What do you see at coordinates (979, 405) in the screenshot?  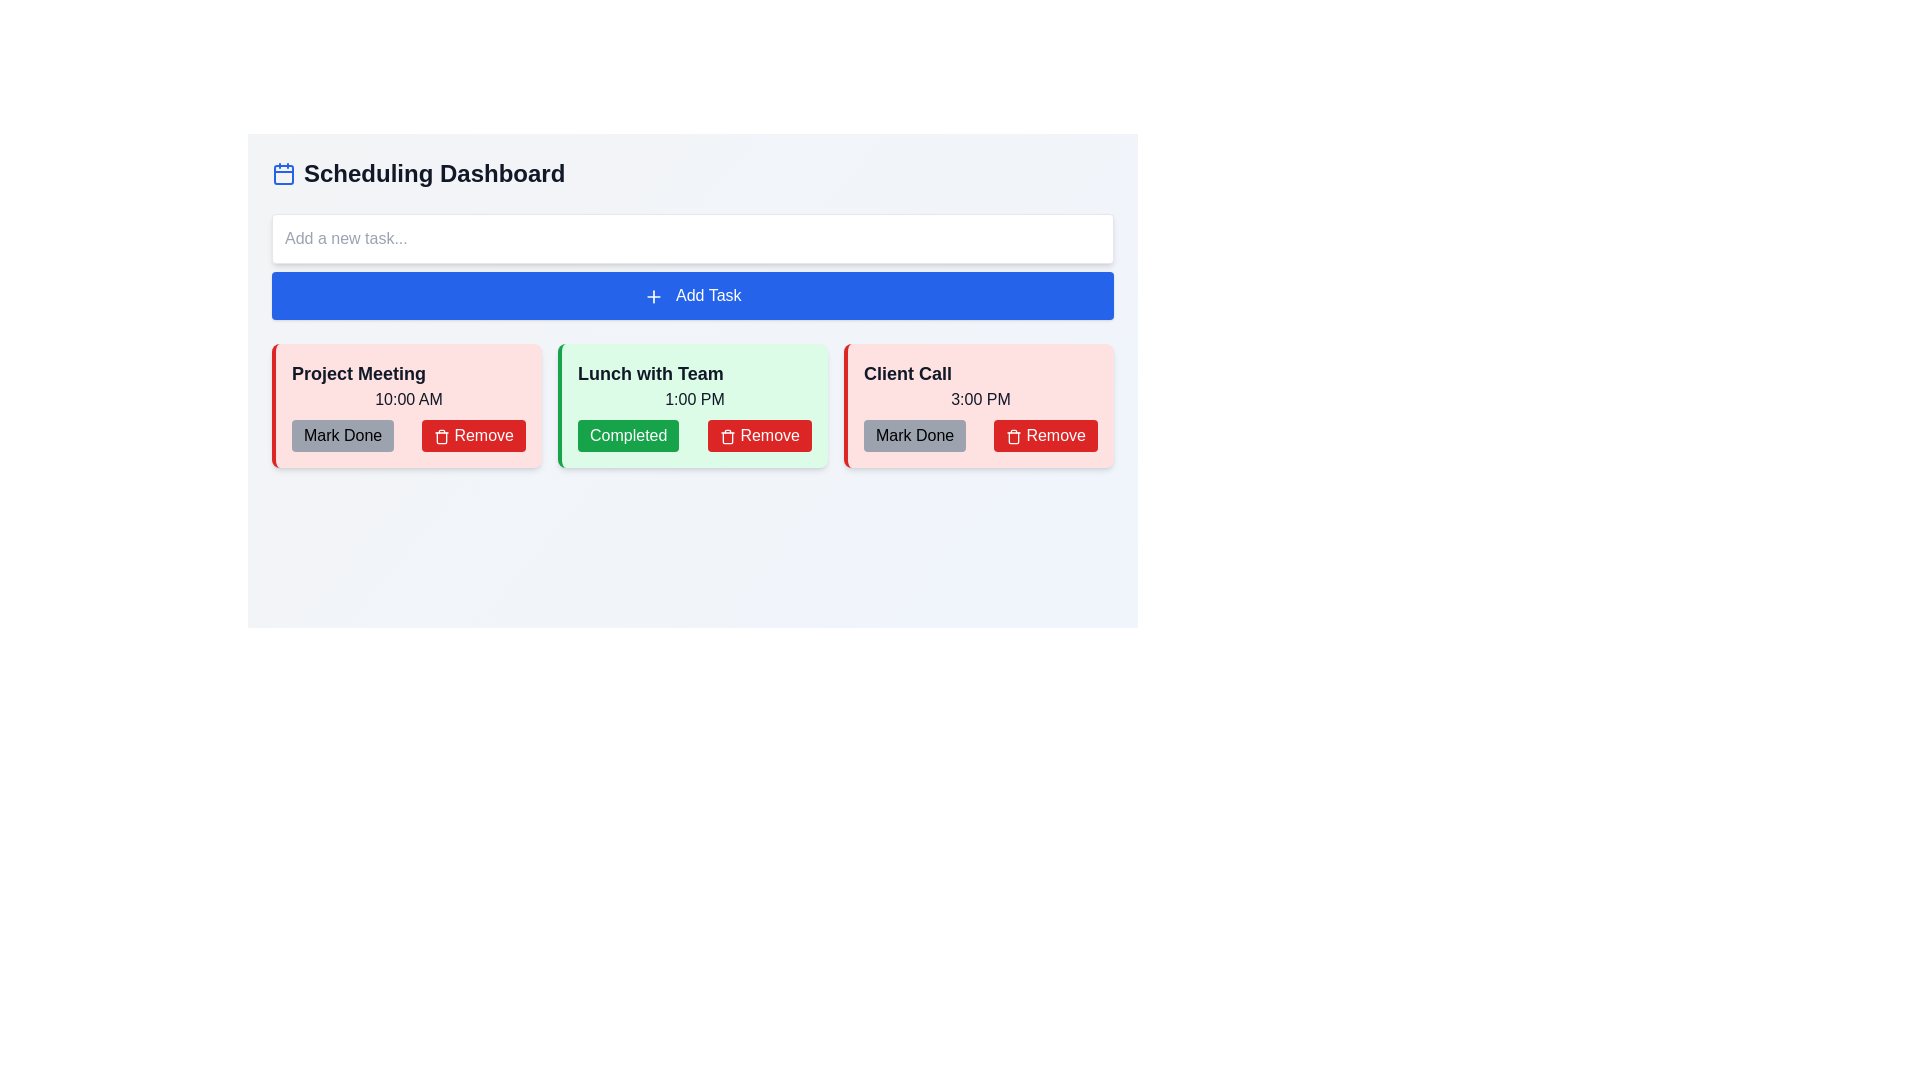 I see `the 'Client Call' agenda item card, which is the third card in a grid layout, positioned at the bottom right corner` at bounding box center [979, 405].